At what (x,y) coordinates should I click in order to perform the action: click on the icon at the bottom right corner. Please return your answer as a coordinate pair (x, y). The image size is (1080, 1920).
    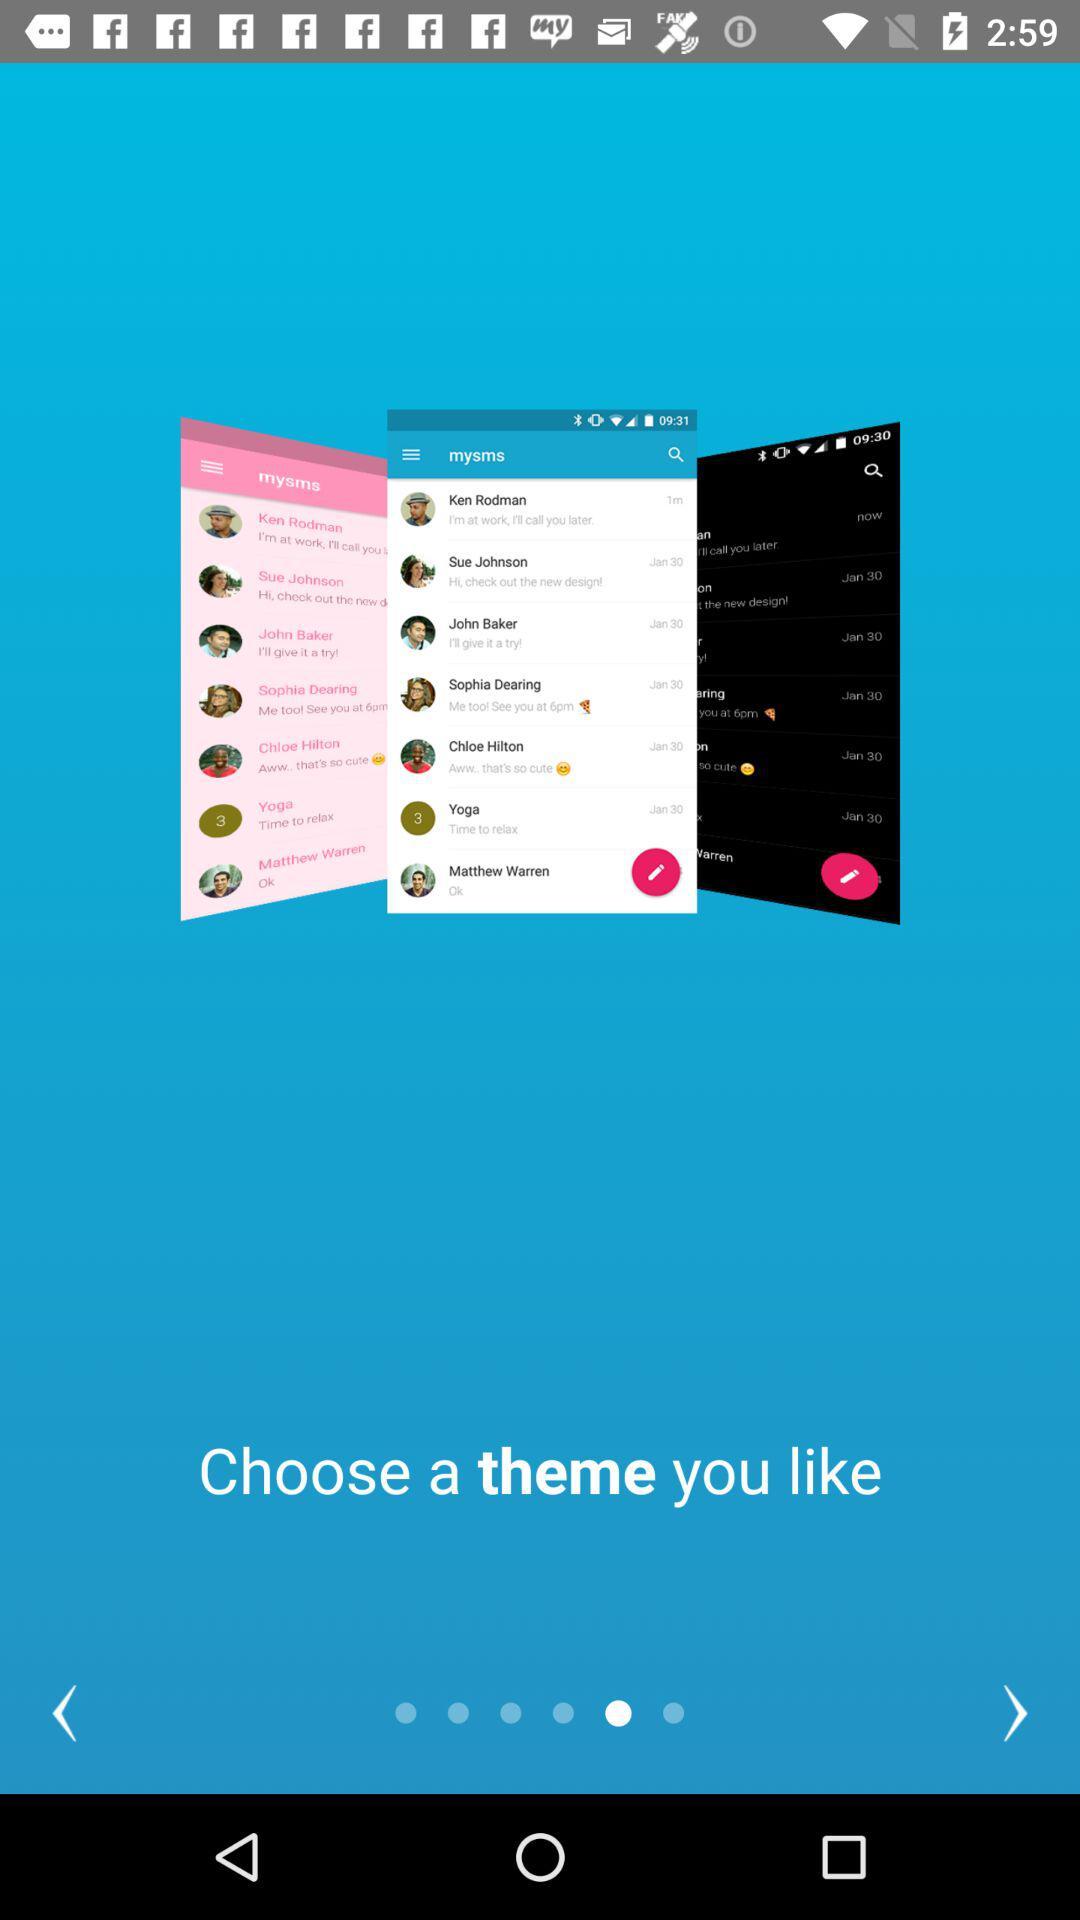
    Looking at the image, I should click on (1015, 1712).